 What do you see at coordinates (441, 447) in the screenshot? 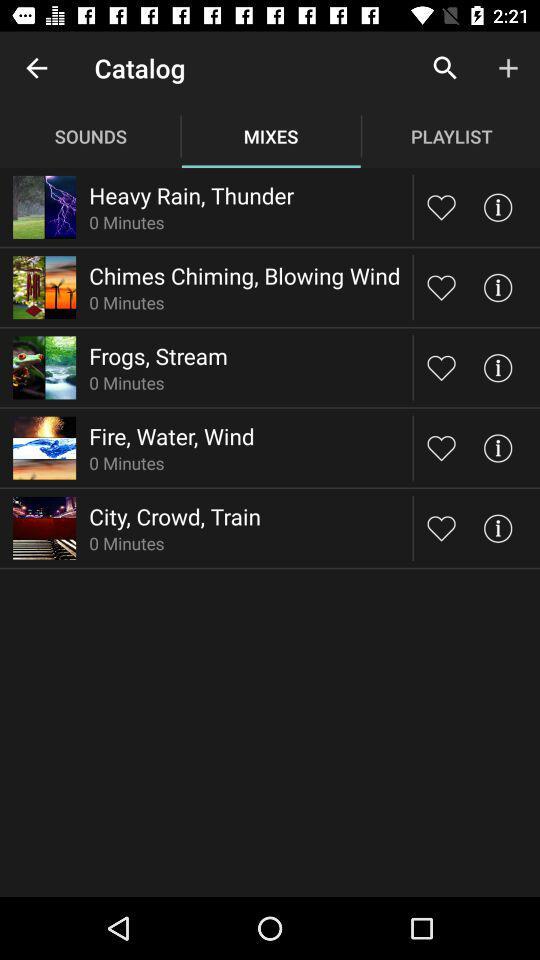
I see `like soundmix` at bounding box center [441, 447].